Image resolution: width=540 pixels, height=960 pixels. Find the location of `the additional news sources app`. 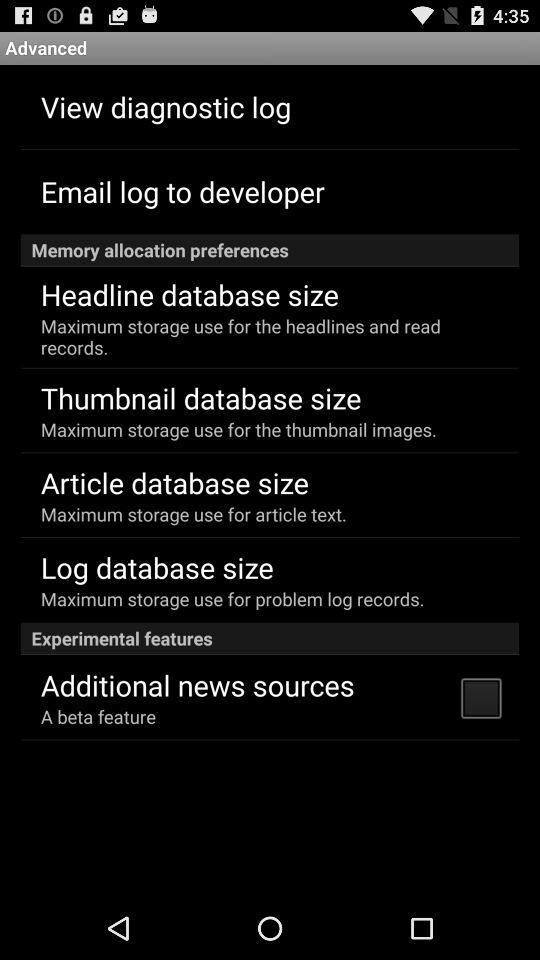

the additional news sources app is located at coordinates (197, 684).